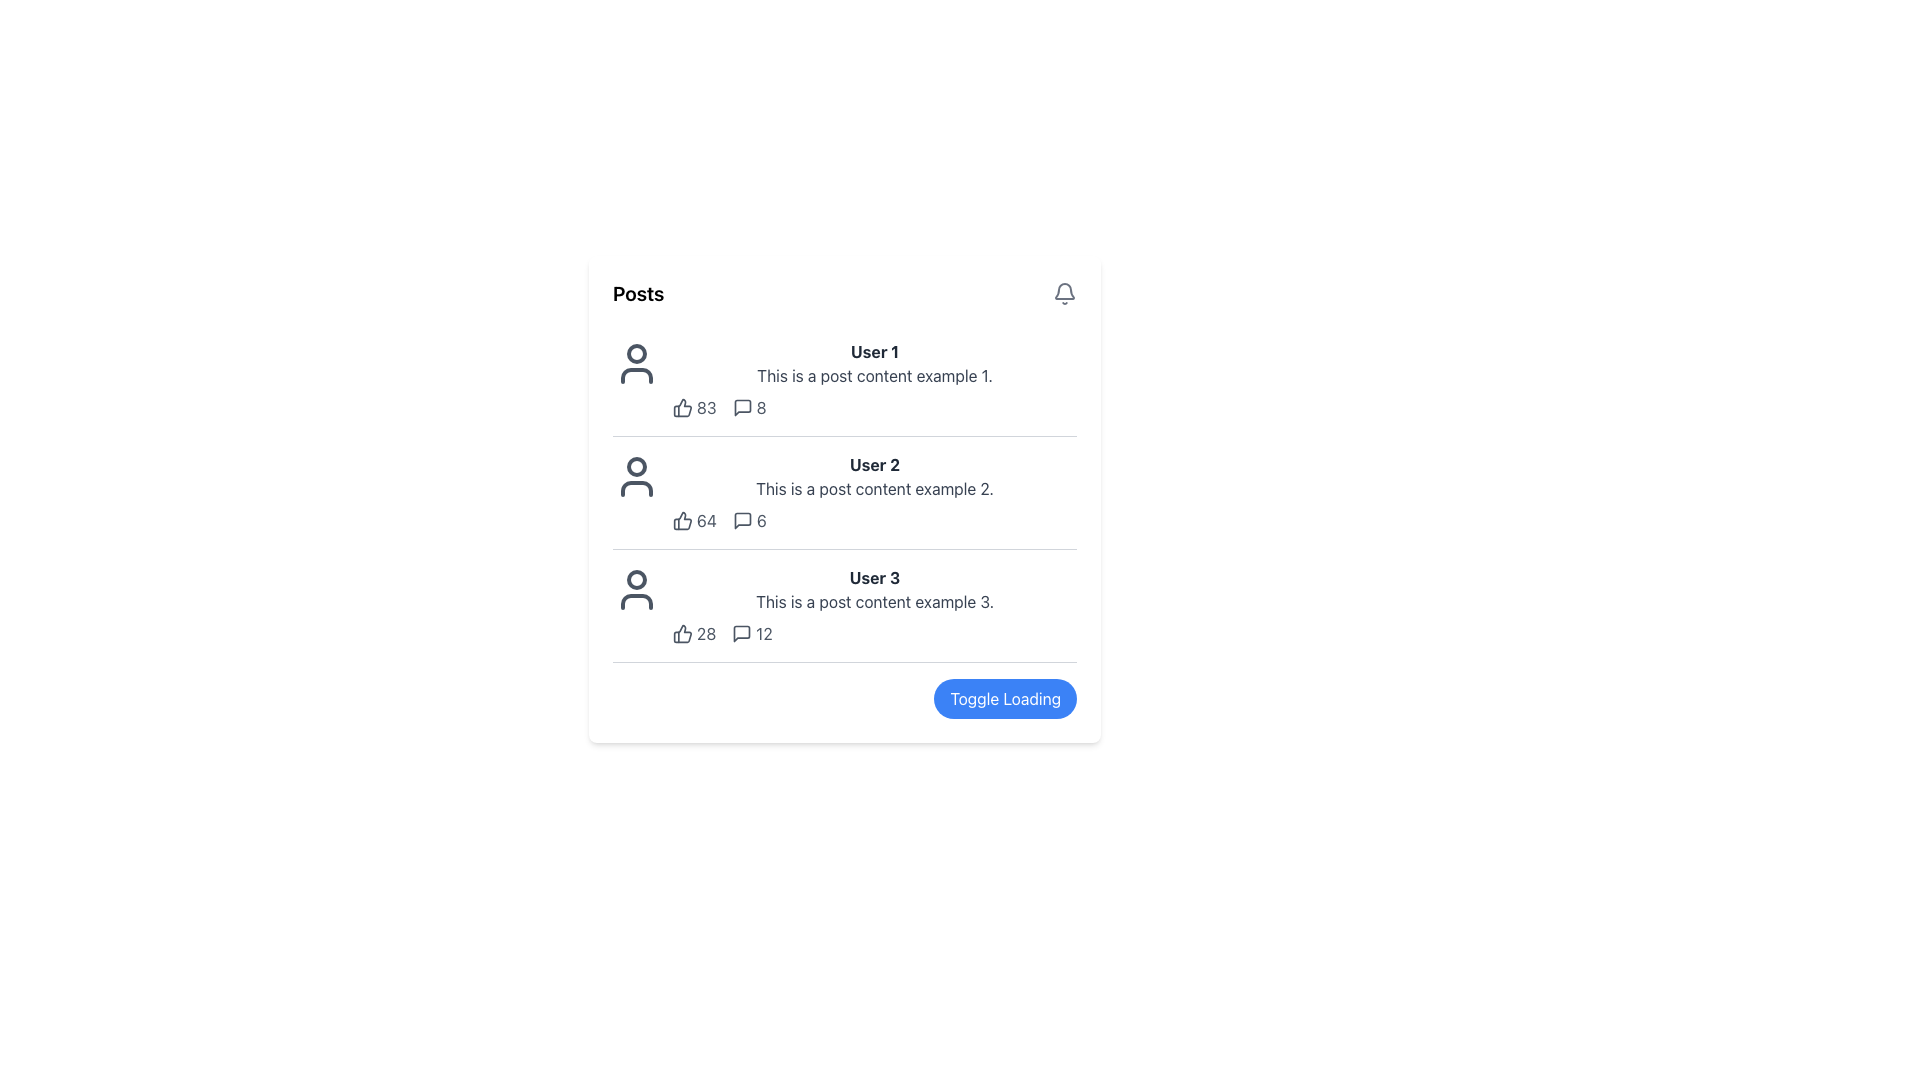 This screenshot has width=1920, height=1080. What do you see at coordinates (760, 407) in the screenshot?
I see `the static label displaying the numeric value (8) indicating the count of comments for the associated post, which is positioned to the right of the comment icon in the top post of the interface` at bounding box center [760, 407].